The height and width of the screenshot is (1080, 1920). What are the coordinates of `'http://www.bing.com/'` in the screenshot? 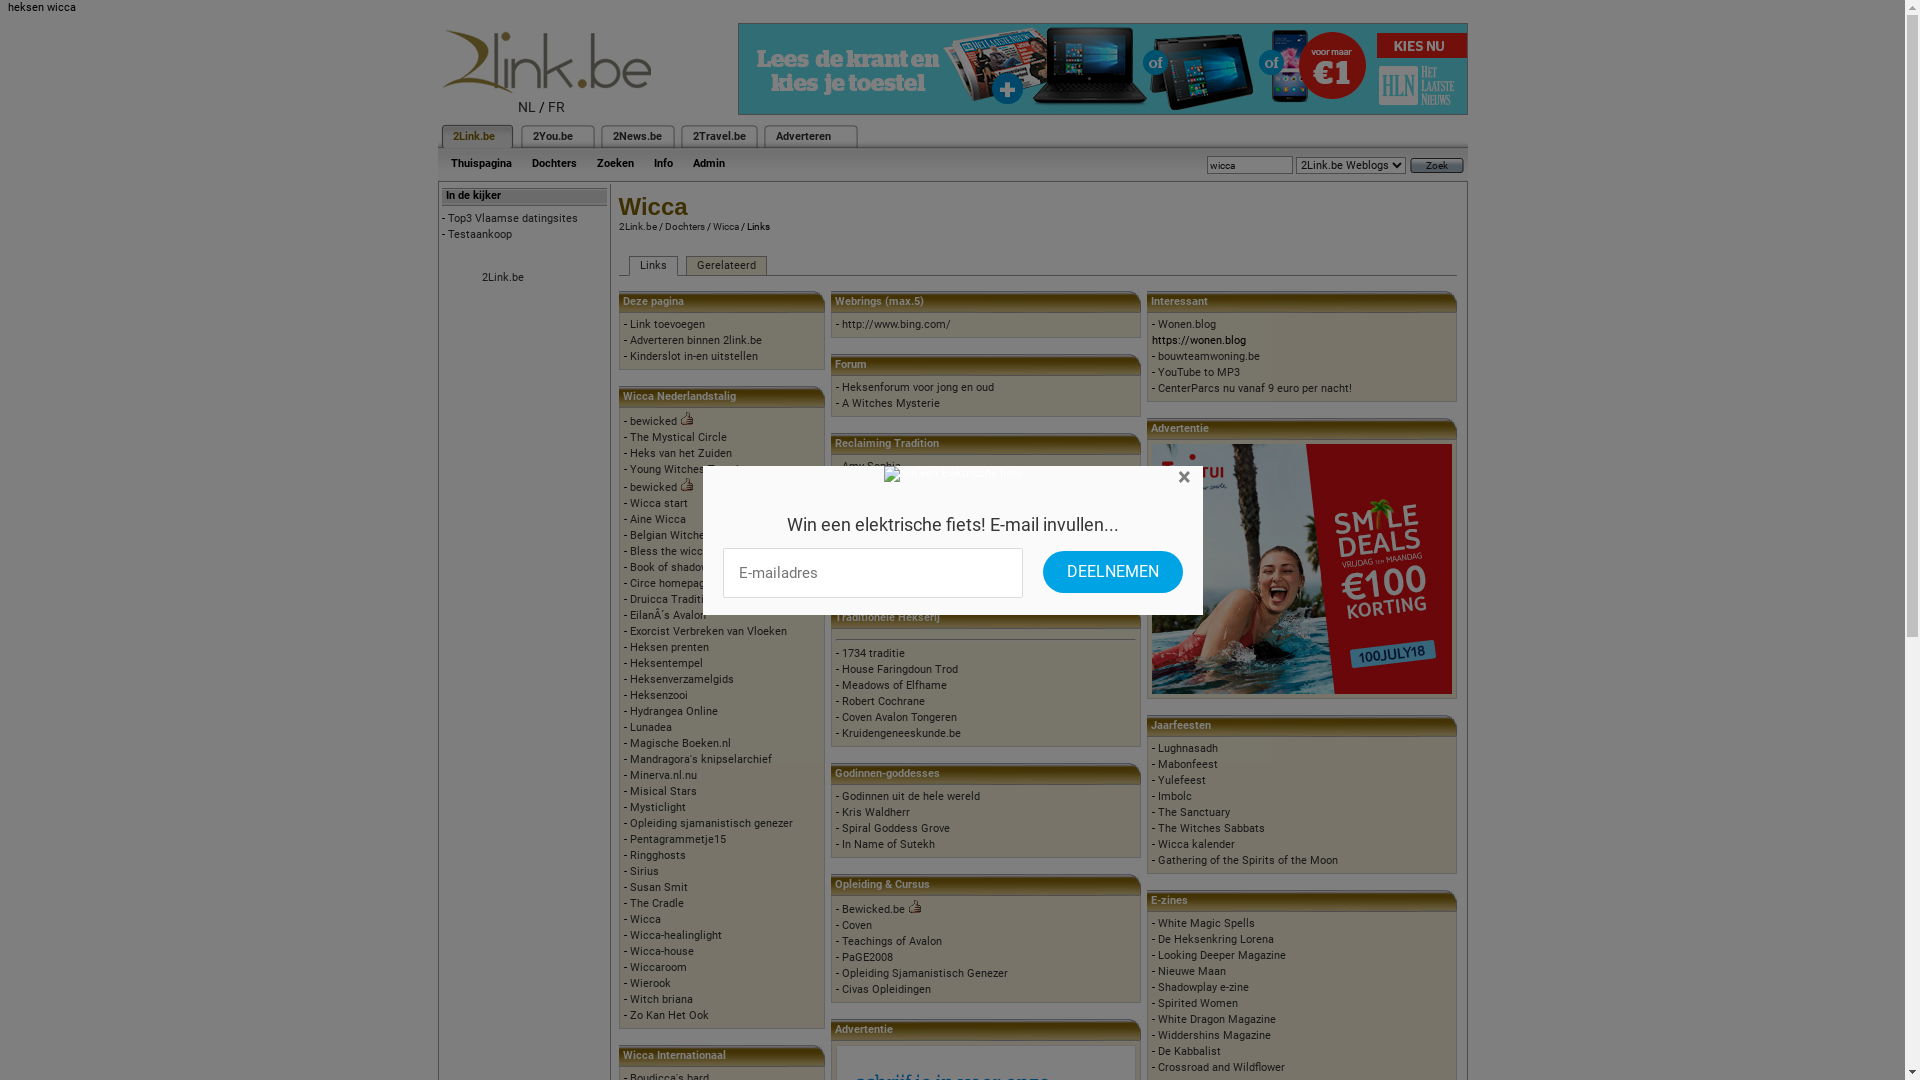 It's located at (895, 323).